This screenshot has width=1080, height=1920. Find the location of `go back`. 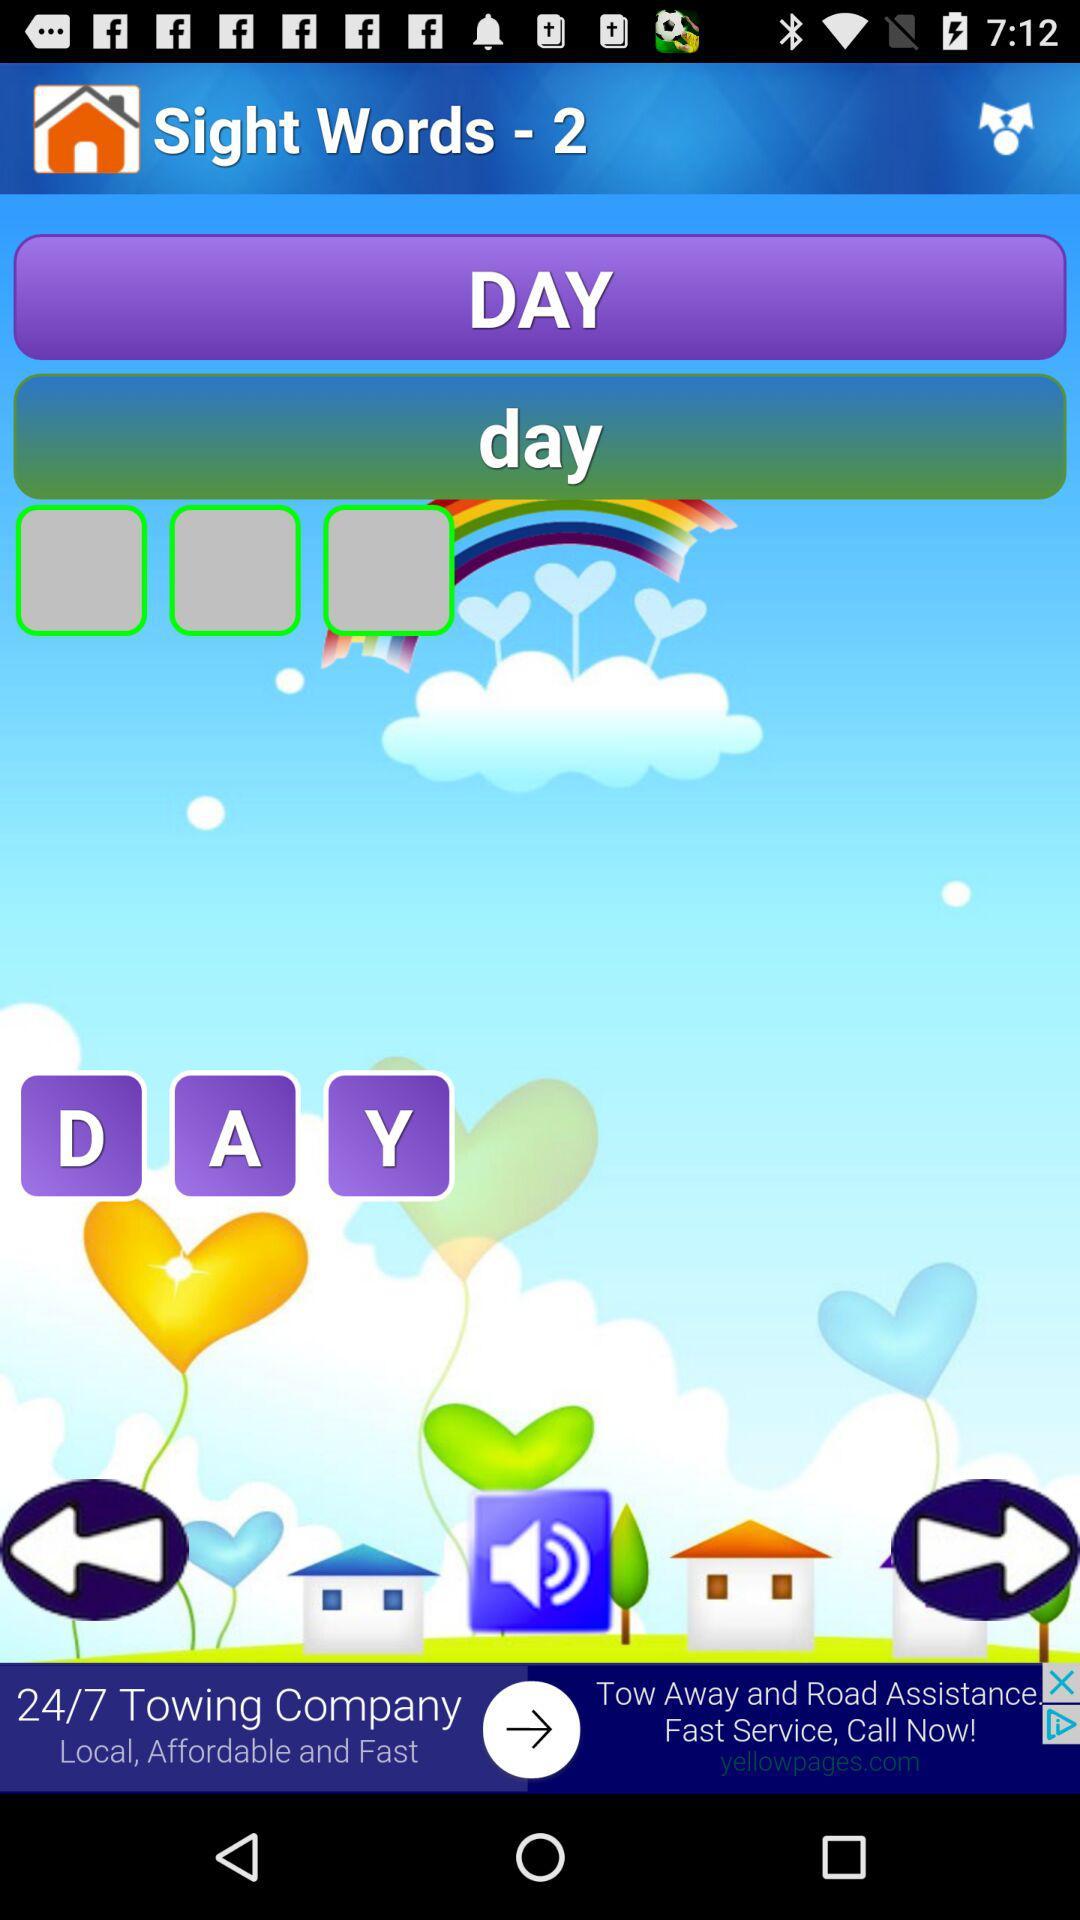

go back is located at coordinates (94, 1548).